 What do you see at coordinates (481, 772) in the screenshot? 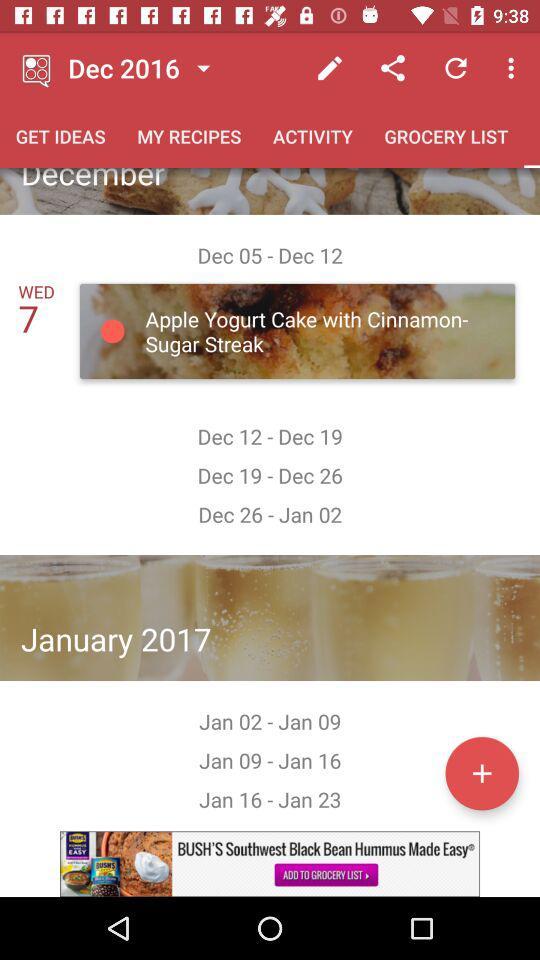
I see `space` at bounding box center [481, 772].